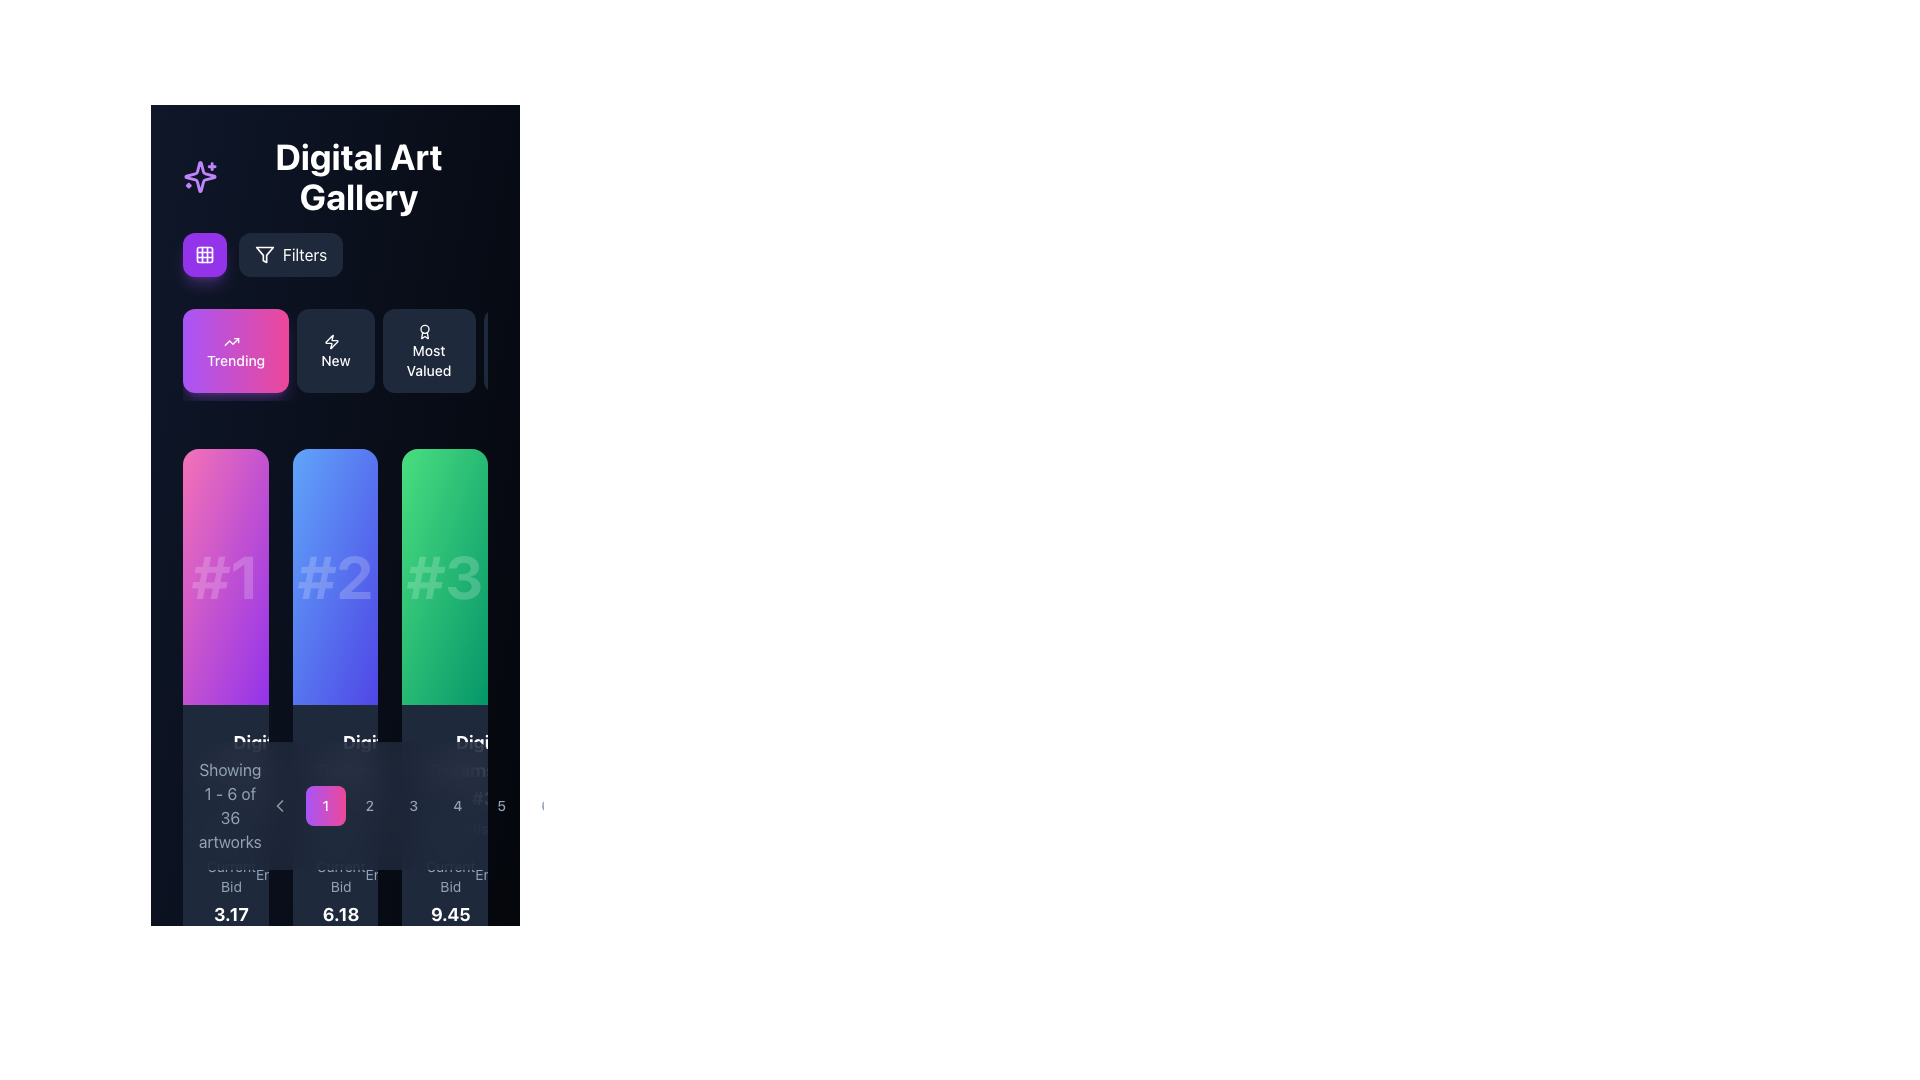 The width and height of the screenshot is (1920, 1080). Describe the element at coordinates (205, 253) in the screenshot. I see `the interactive button located at the top left corner of its section` at that location.